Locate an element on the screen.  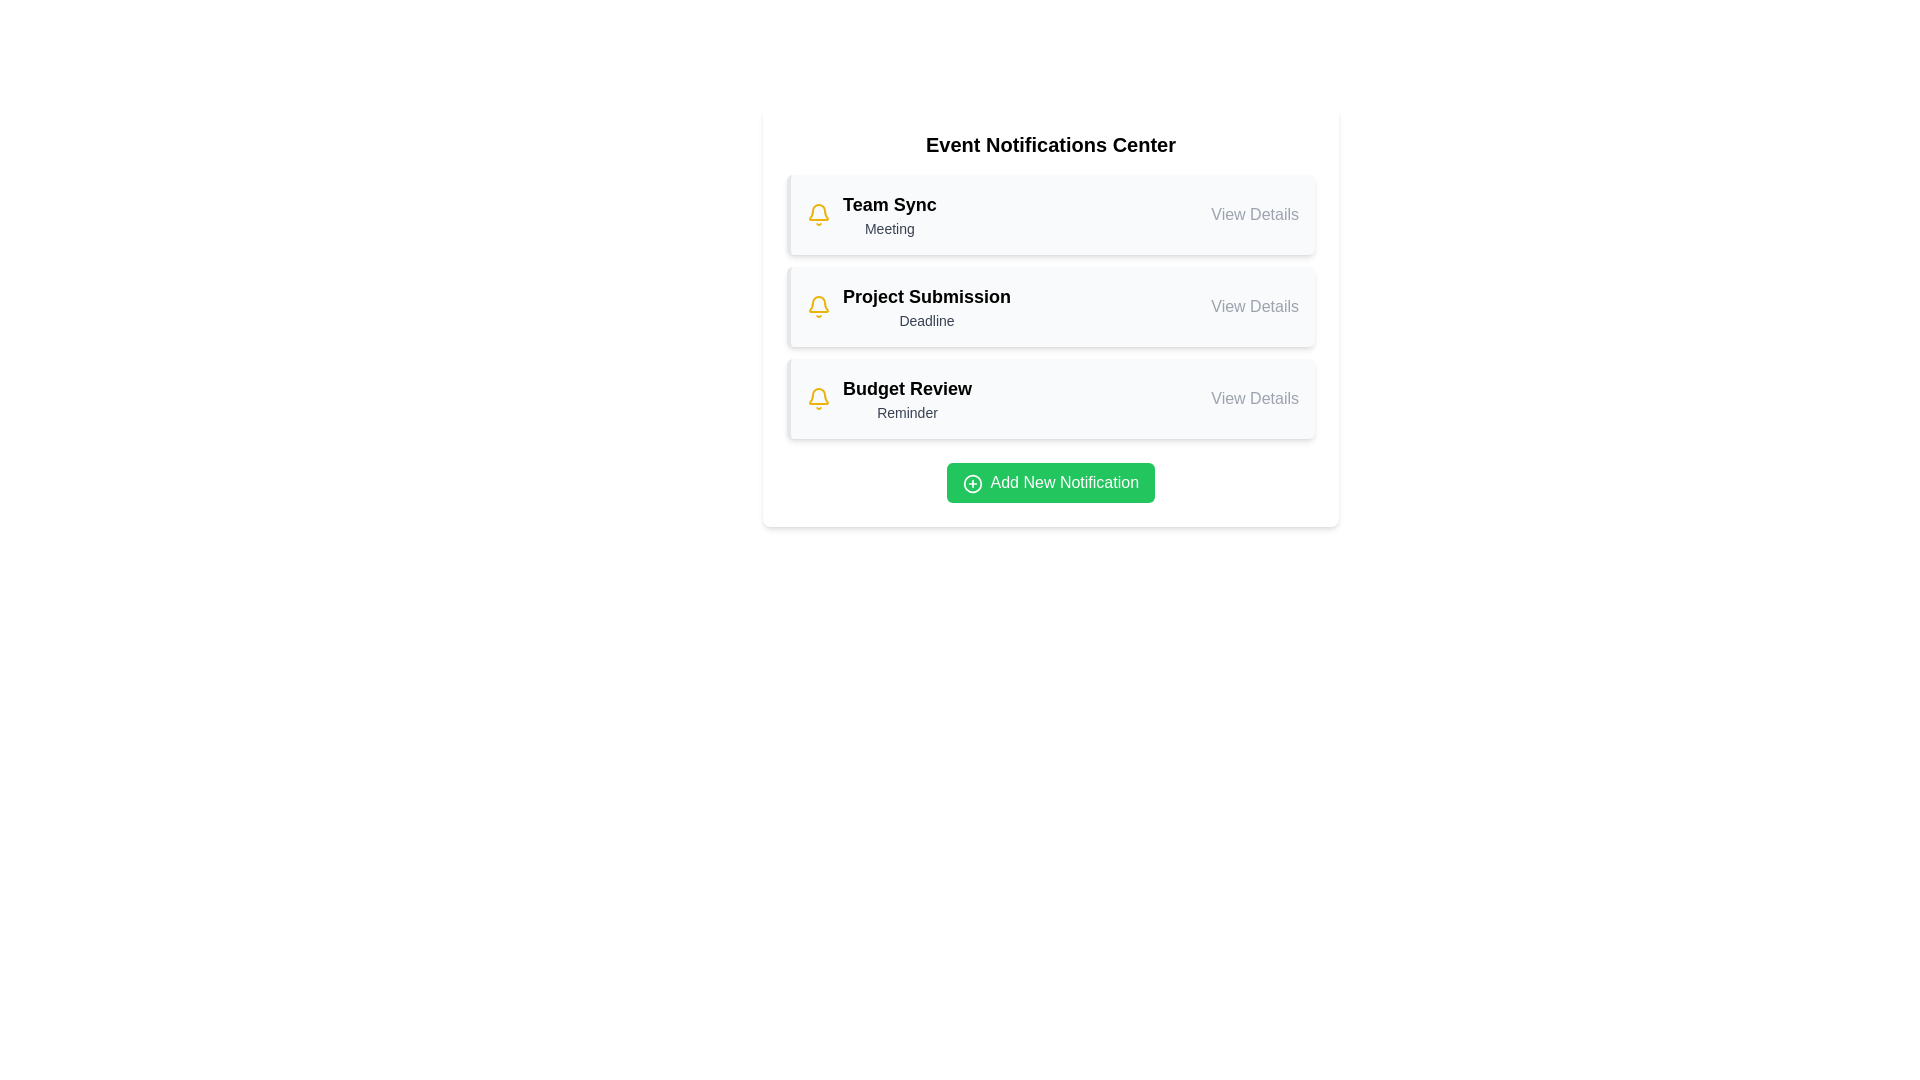
the Notification card titled 'Team Sync' with a subtitle 'Meeting' and a 'View Details' link, which is the first card in the vertical list of notifications is located at coordinates (1051, 215).